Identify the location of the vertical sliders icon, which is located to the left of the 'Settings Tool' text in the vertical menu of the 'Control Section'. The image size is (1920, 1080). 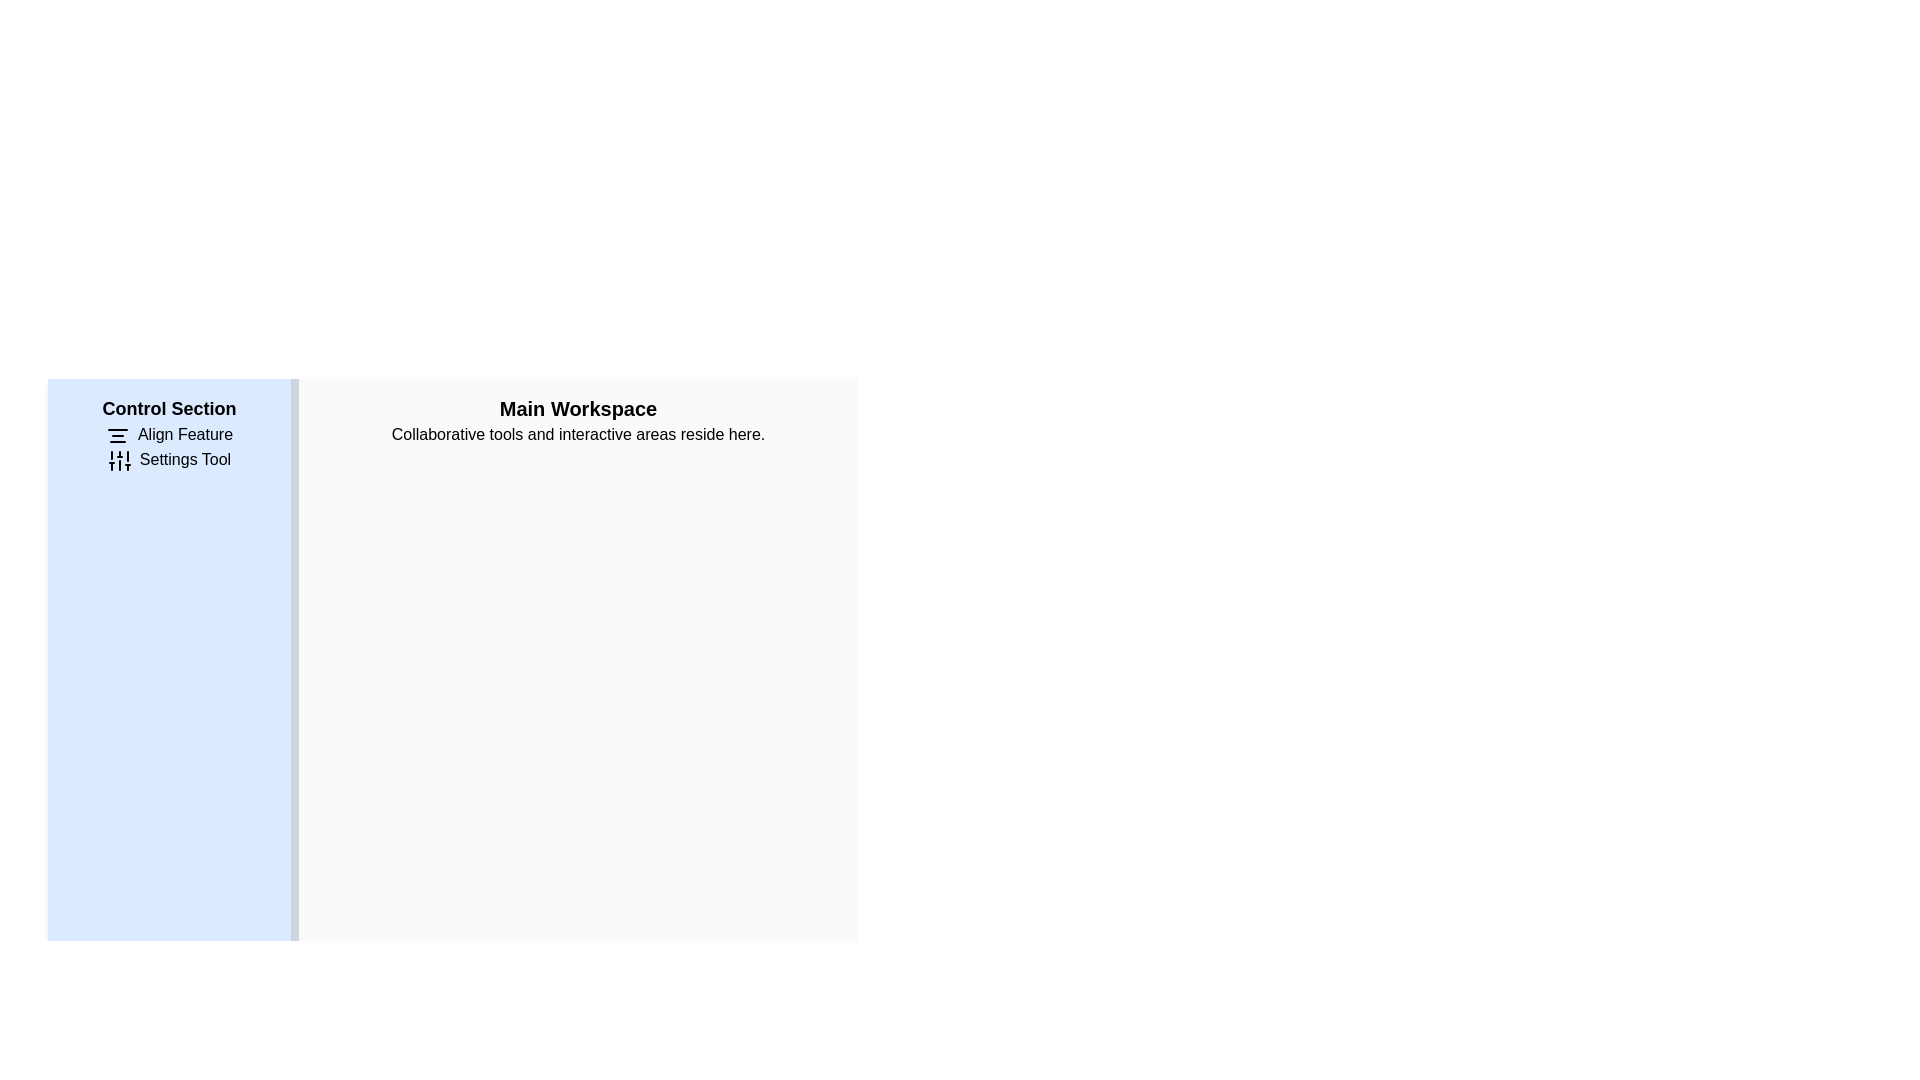
(118, 460).